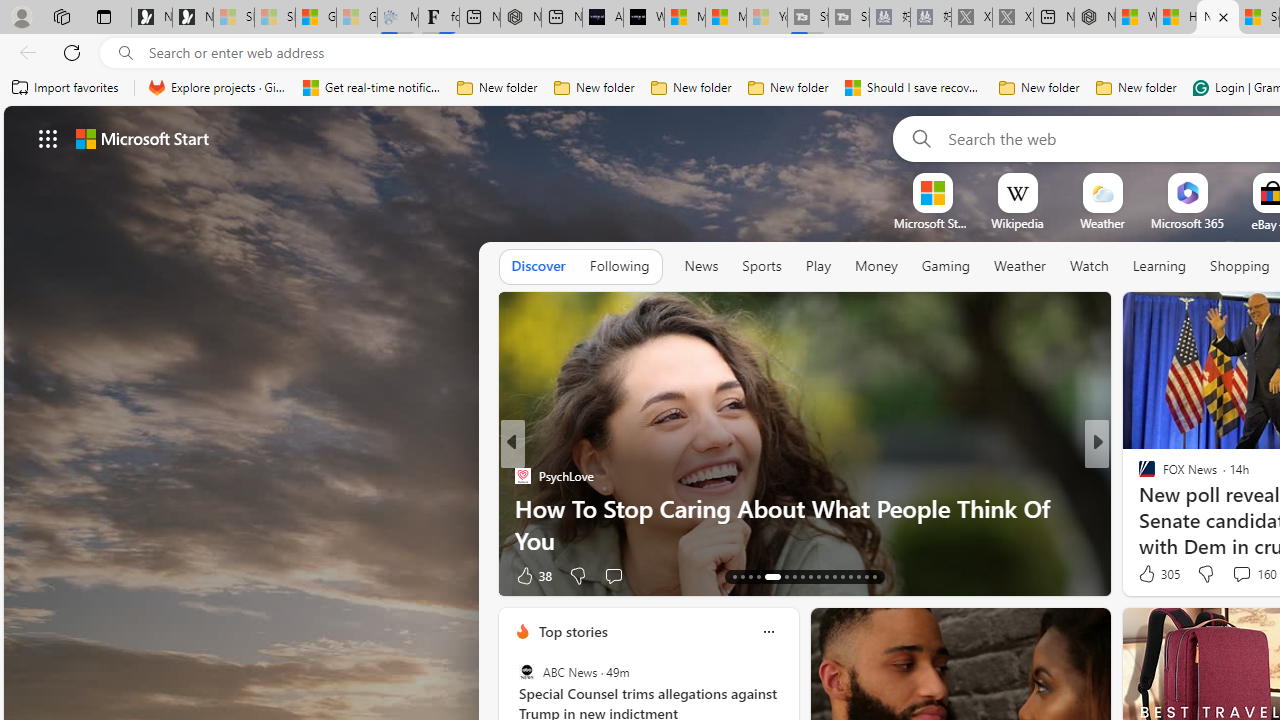 The image size is (1280, 720). I want to click on 'View comments 160 Comment', so click(1240, 573).